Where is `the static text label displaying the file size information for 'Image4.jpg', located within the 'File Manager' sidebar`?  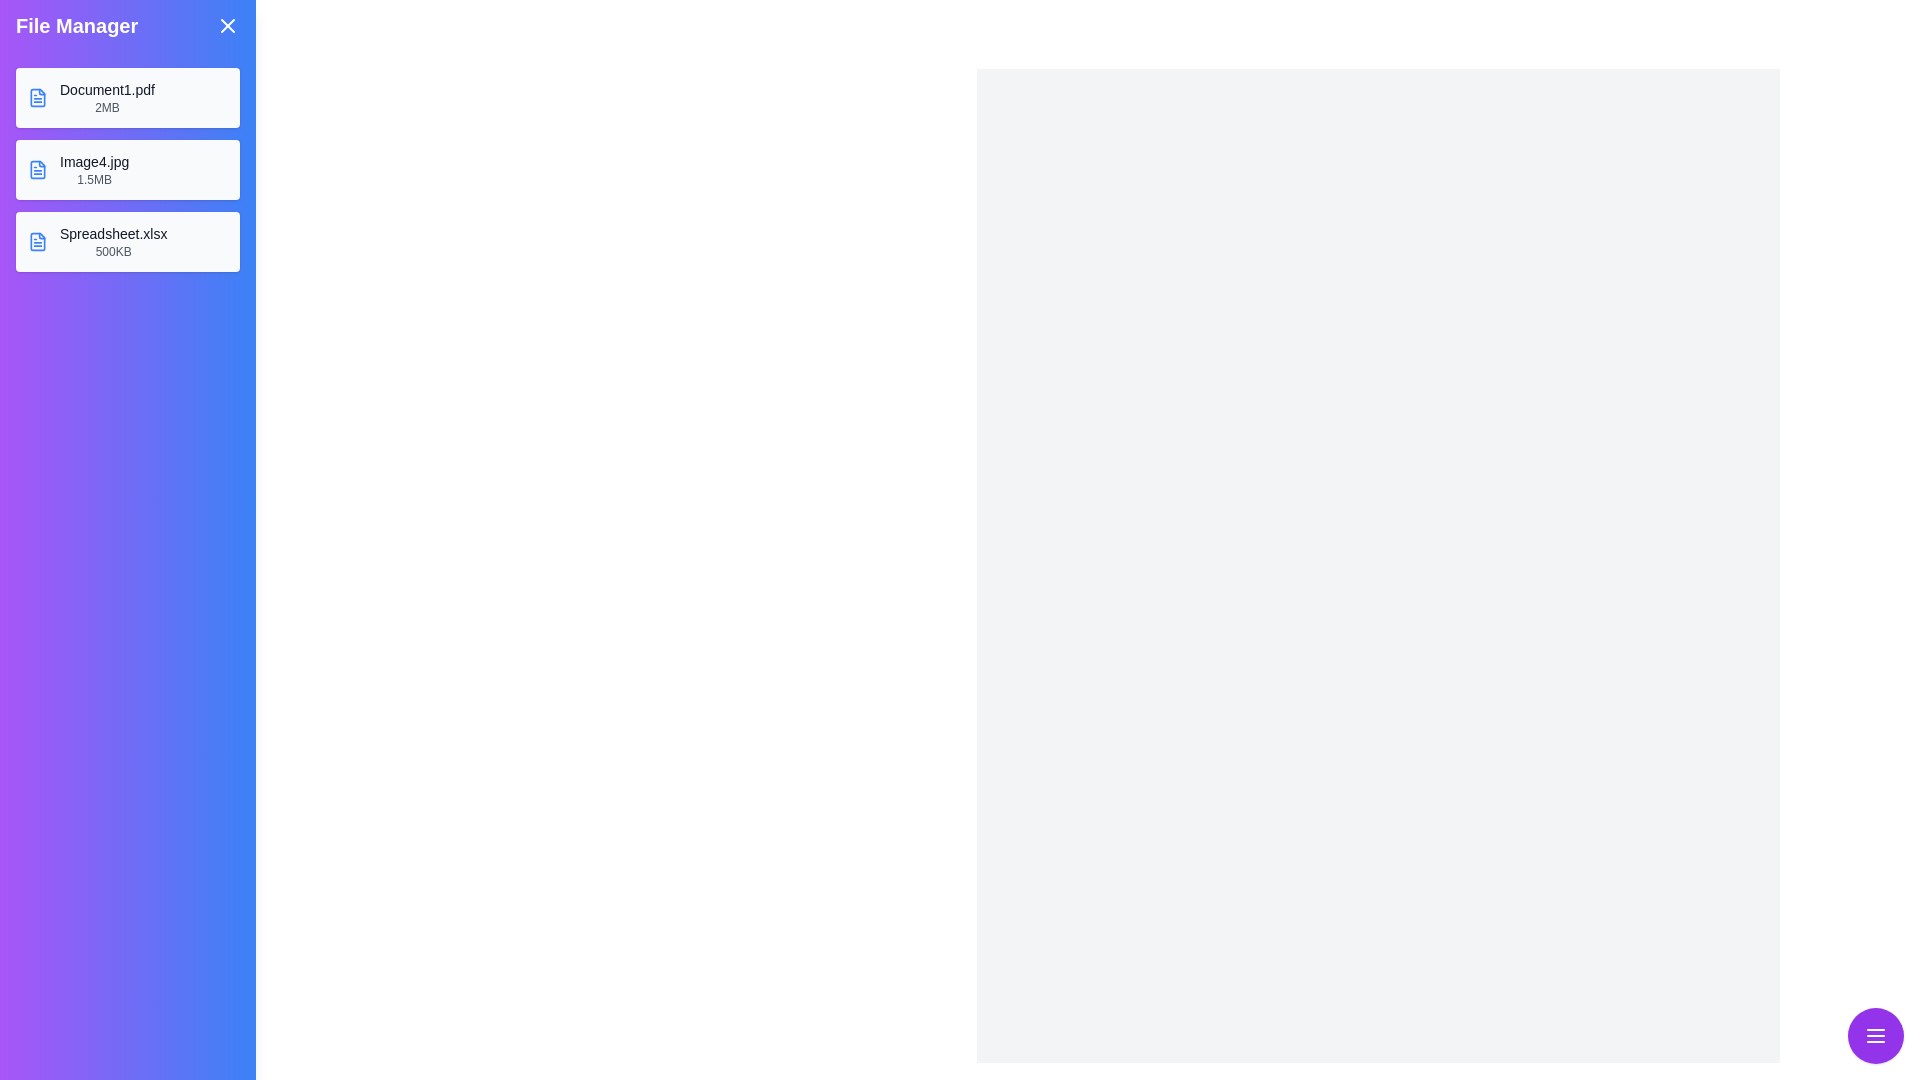 the static text label displaying the file size information for 'Image4.jpg', located within the 'File Manager' sidebar is located at coordinates (93, 180).